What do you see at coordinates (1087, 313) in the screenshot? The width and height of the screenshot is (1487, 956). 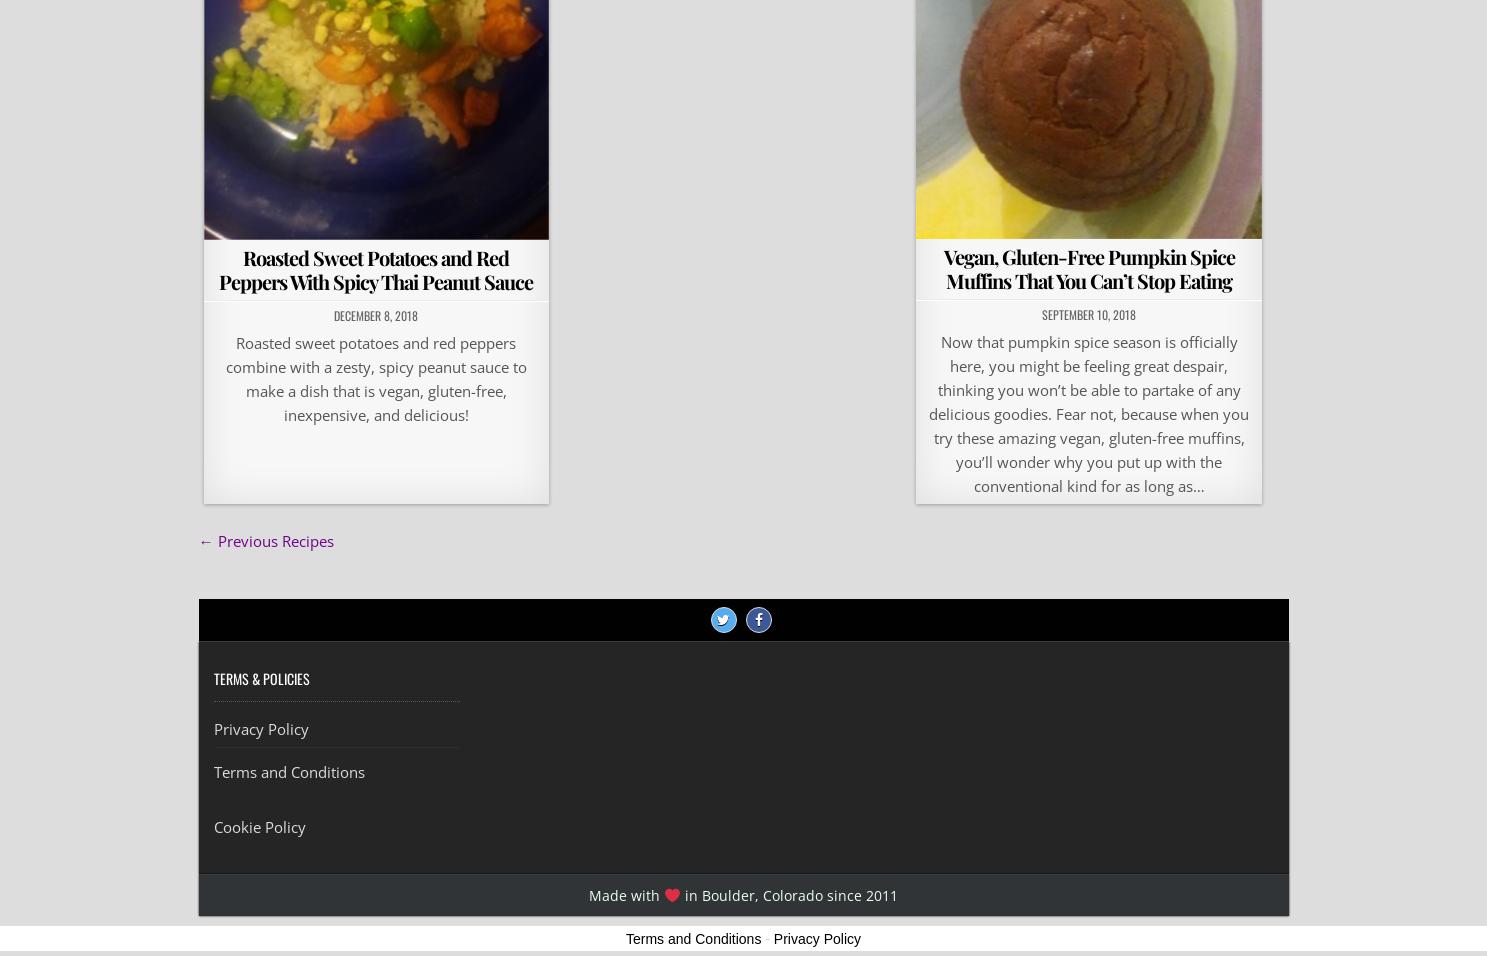 I see `'September 10, 2018'` at bounding box center [1087, 313].